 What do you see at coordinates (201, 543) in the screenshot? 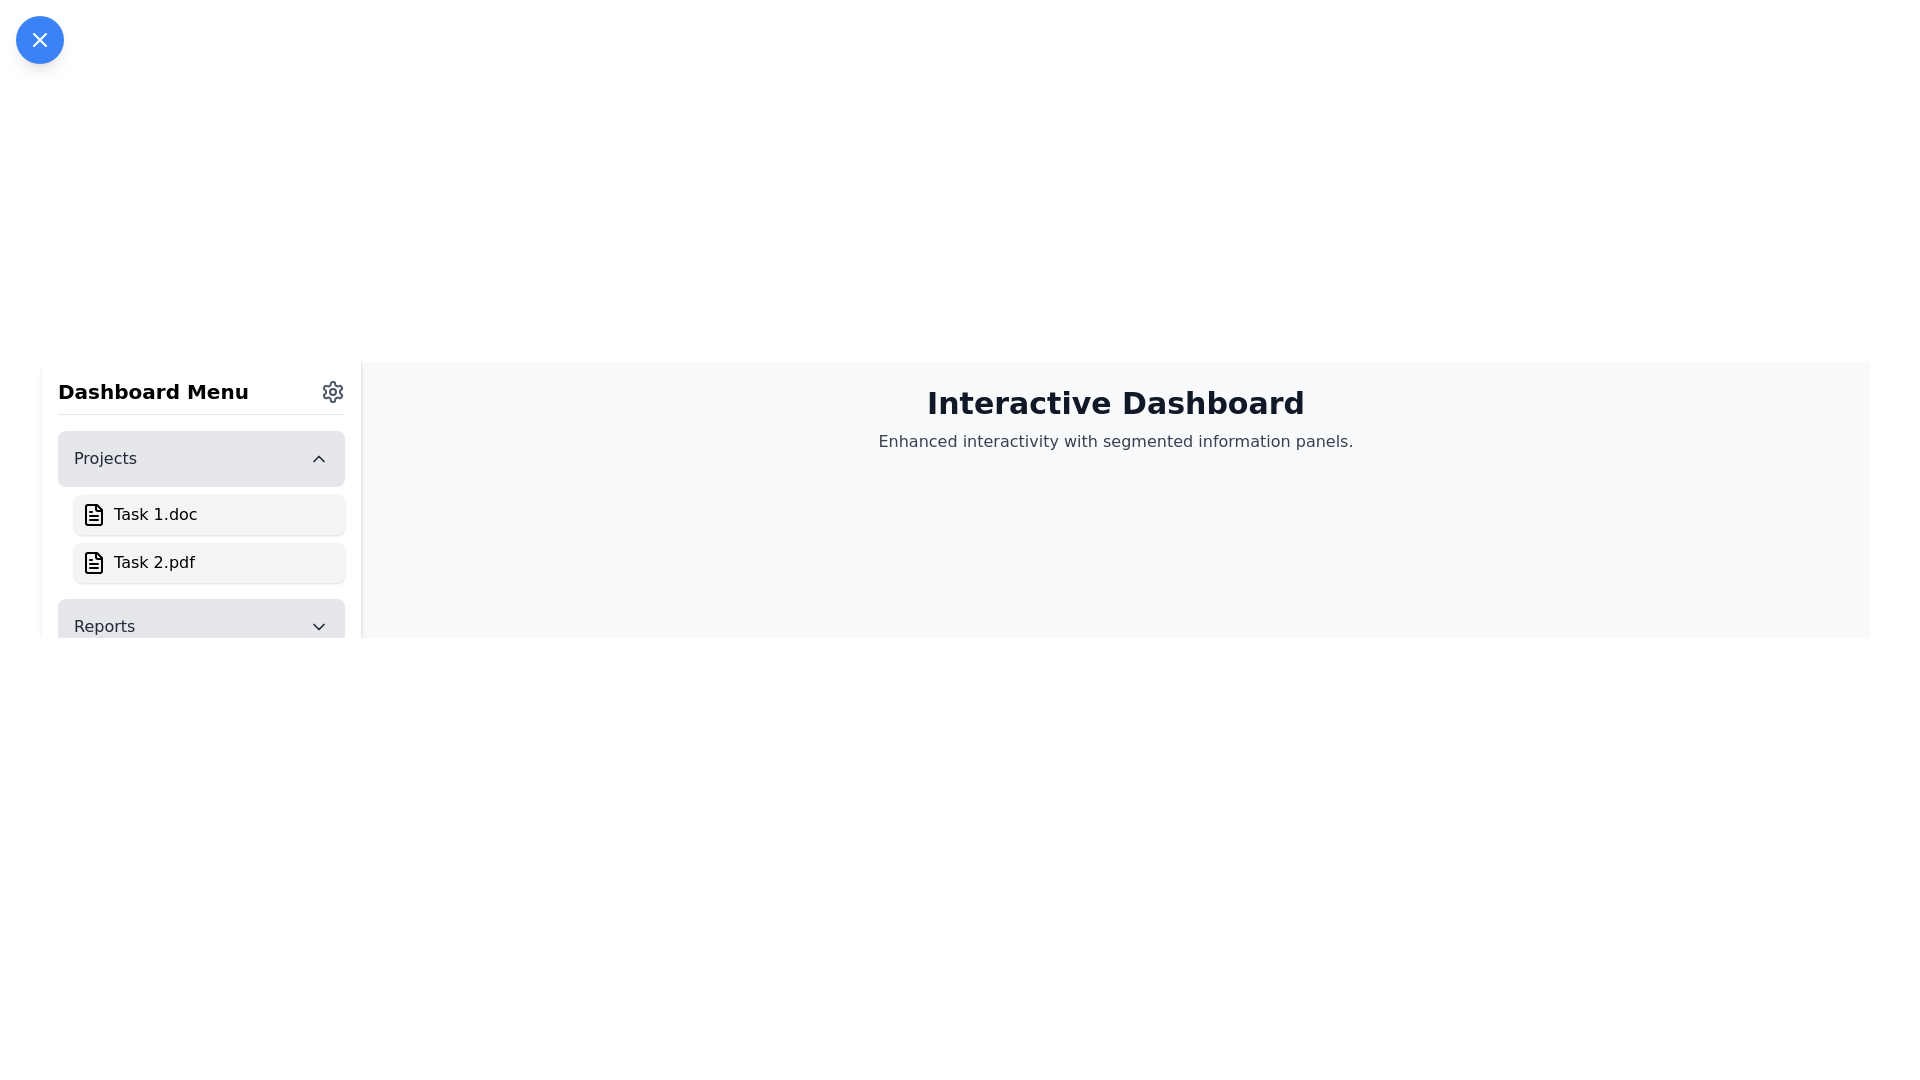
I see `the list item labeled 'Task 2.pdf' in the Projects section` at bounding box center [201, 543].